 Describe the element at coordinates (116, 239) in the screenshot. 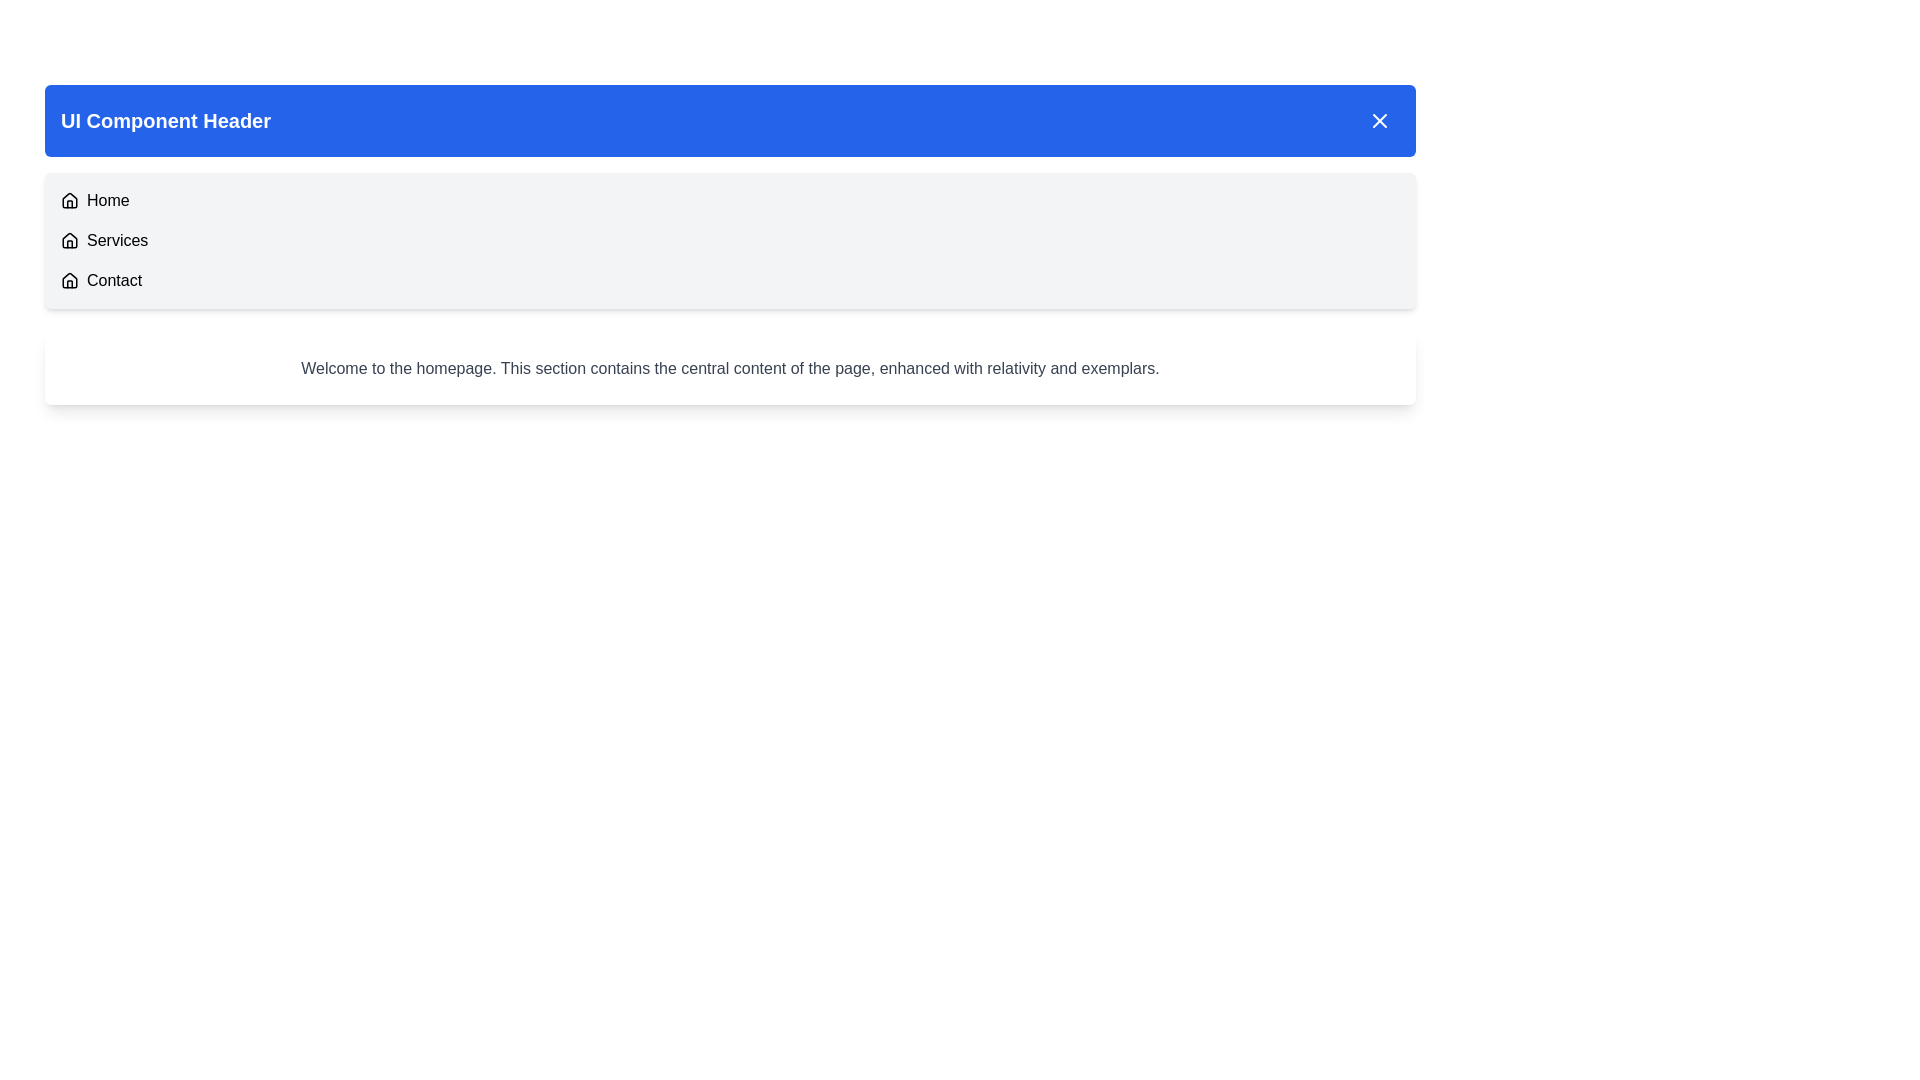

I see `text label displaying the word 'Services' in the navigation menu, positioned centrally below 'Home' and above 'Contact'` at that location.